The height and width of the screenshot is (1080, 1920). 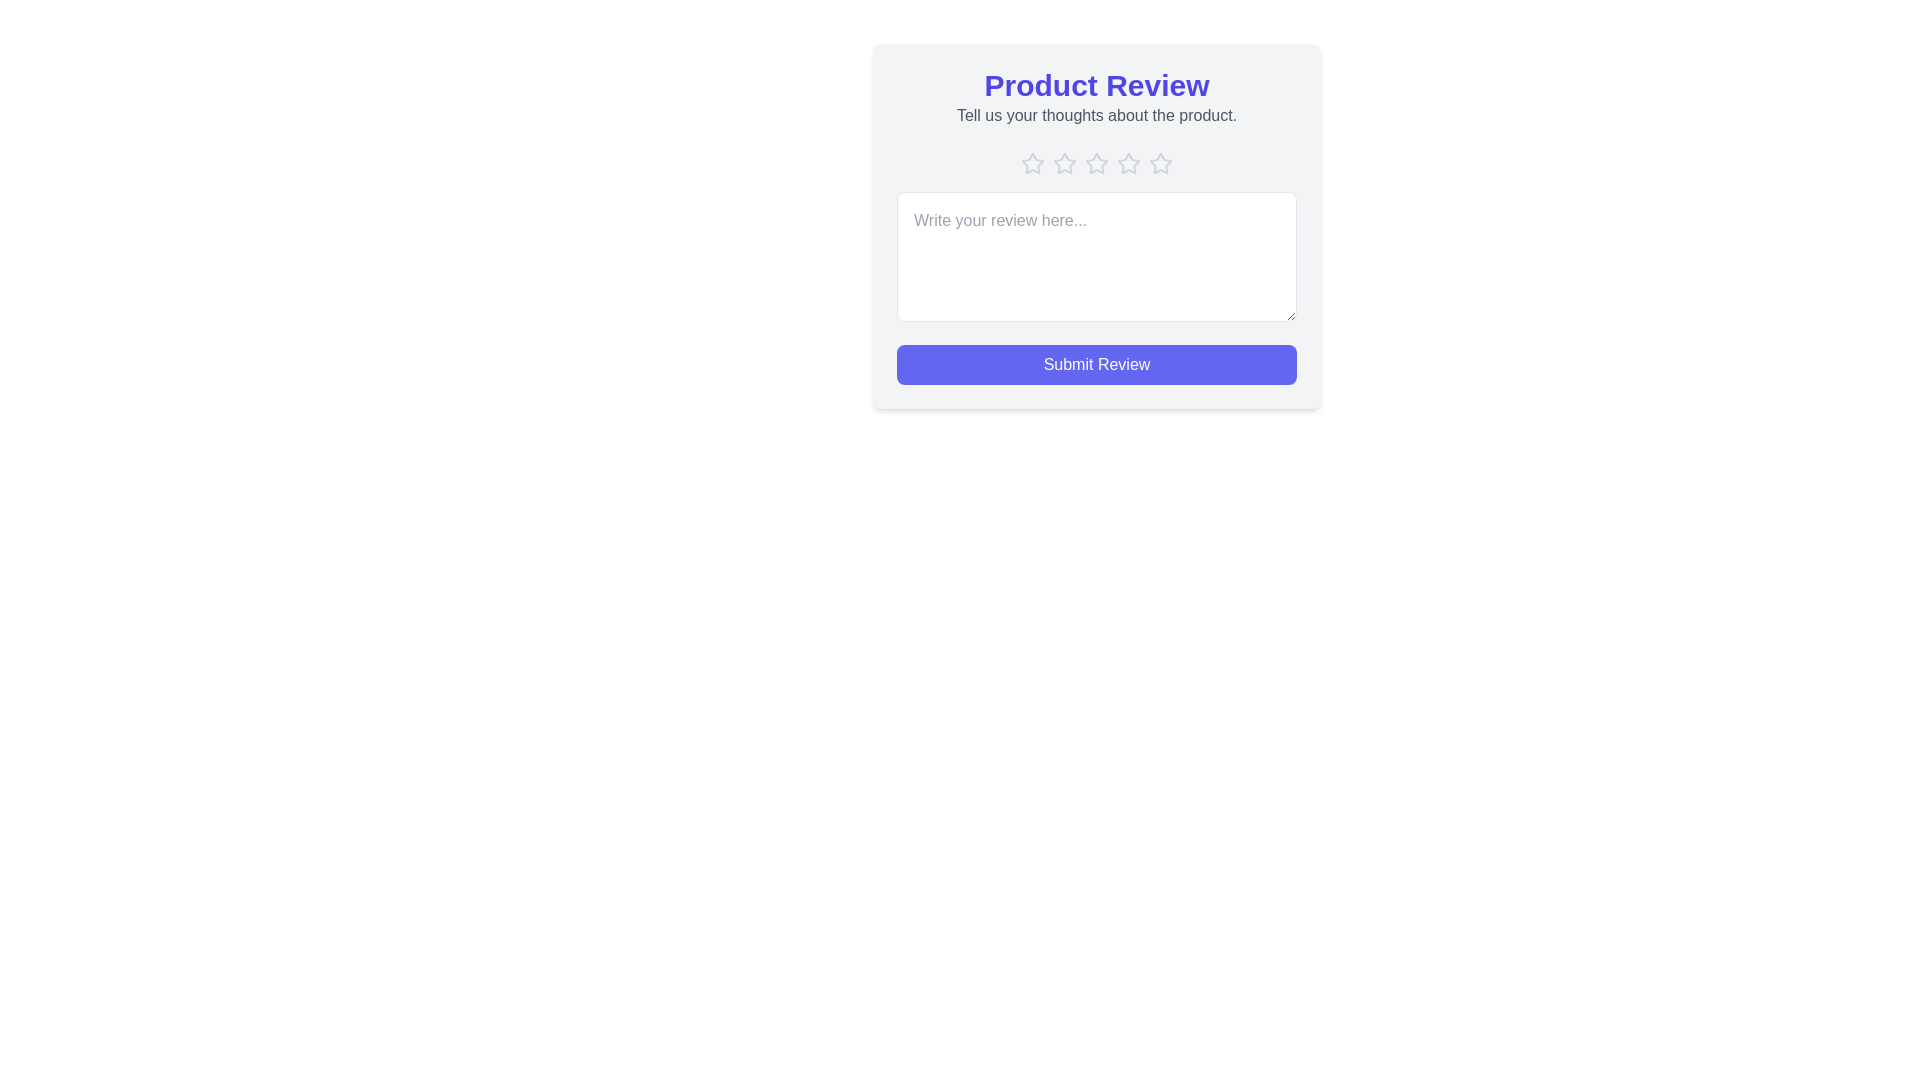 I want to click on the Header section titled 'Product Review' which includes a subtitle 'Tell us your thoughts about the product.', so click(x=1096, y=97).